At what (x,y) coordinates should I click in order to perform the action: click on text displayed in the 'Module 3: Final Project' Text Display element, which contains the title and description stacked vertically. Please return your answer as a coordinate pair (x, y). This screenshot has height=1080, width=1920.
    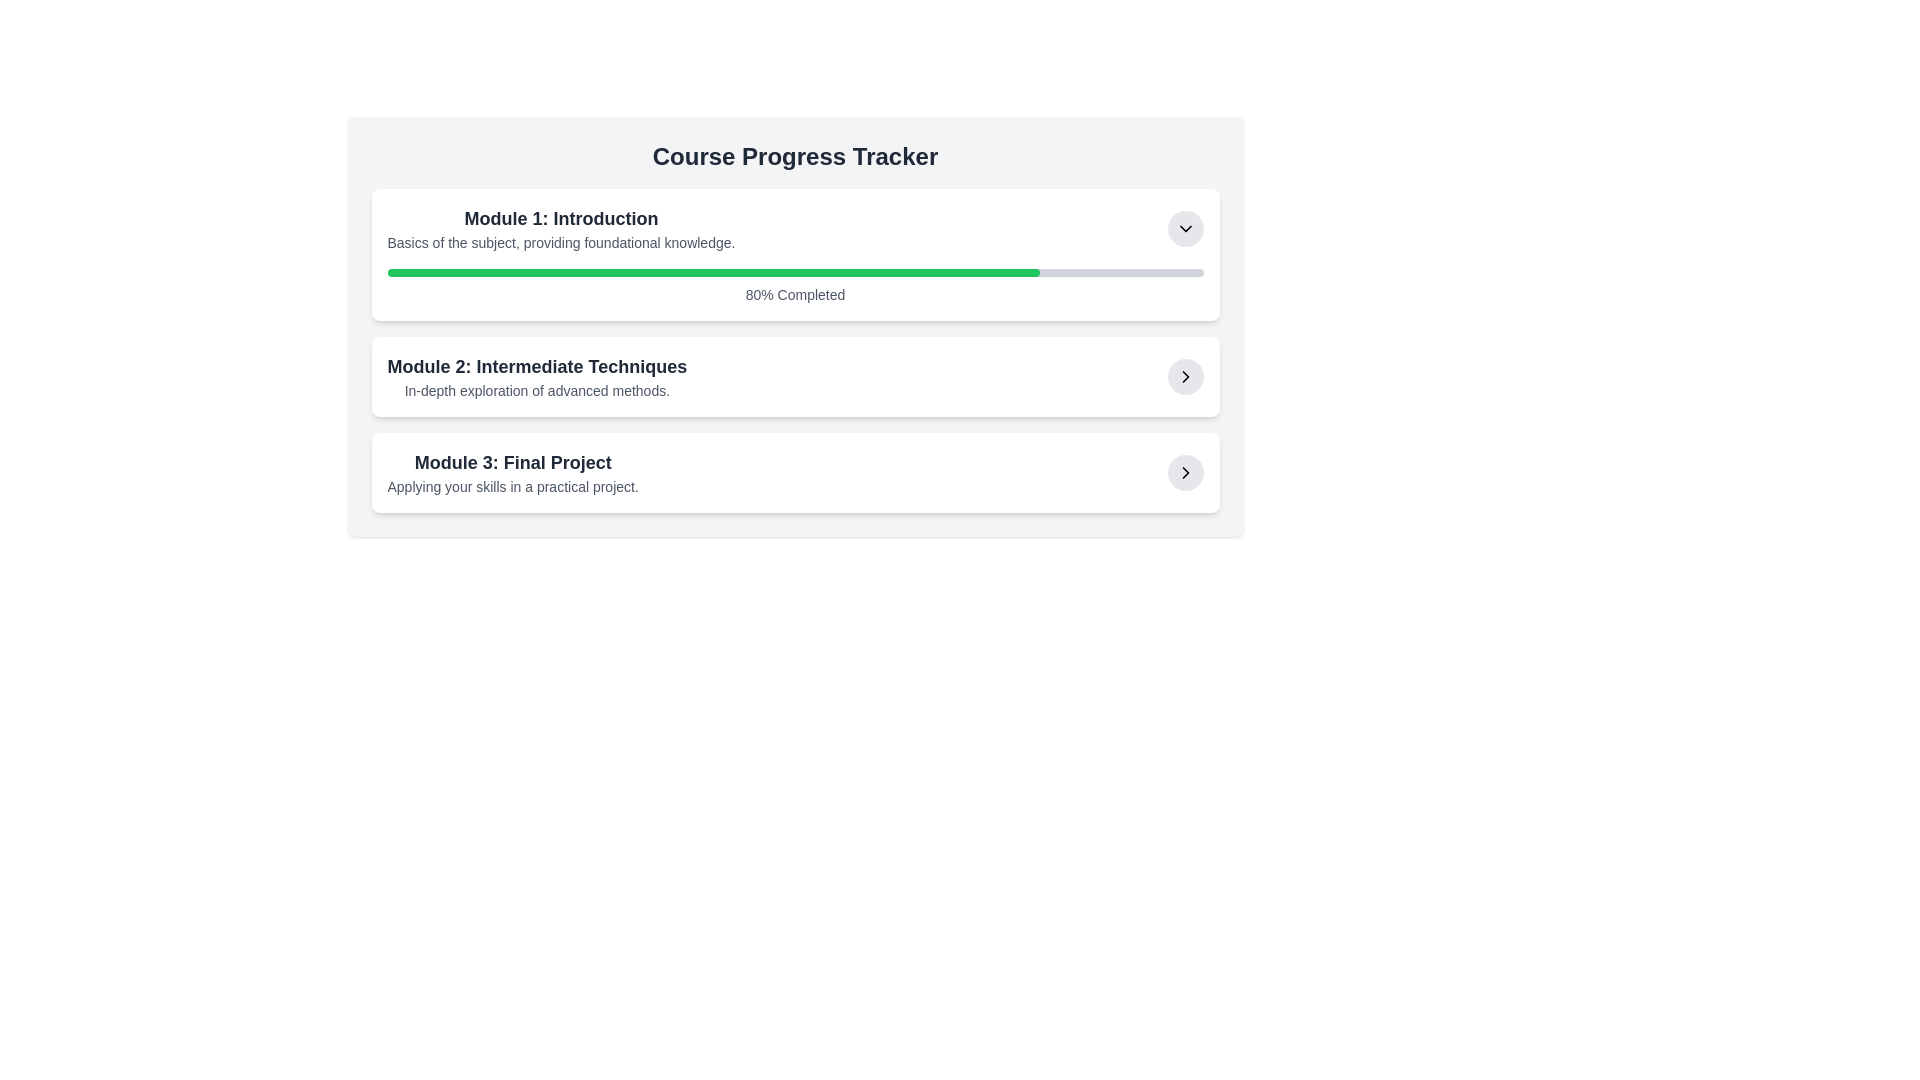
    Looking at the image, I should click on (513, 473).